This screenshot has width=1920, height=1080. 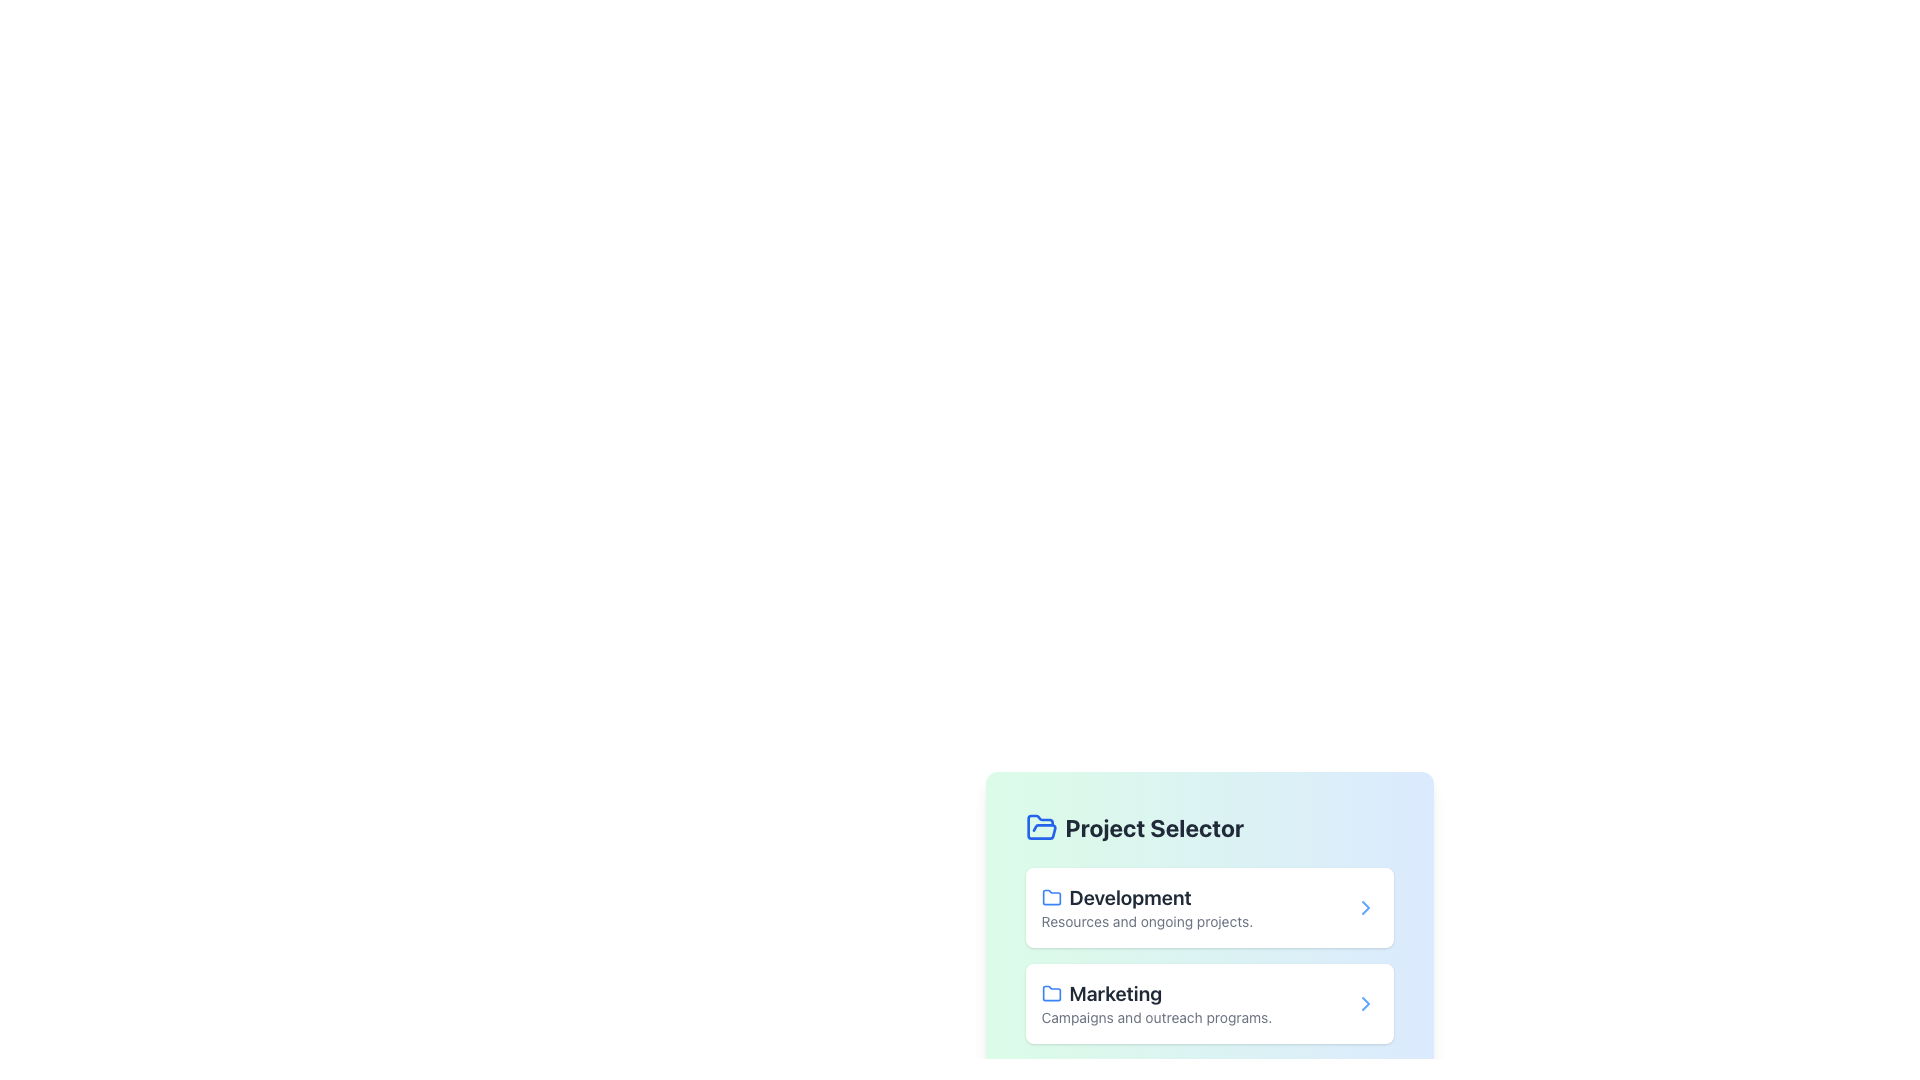 What do you see at coordinates (1050, 896) in the screenshot?
I see `the folder icon located at the top-left corner of the card interface` at bounding box center [1050, 896].